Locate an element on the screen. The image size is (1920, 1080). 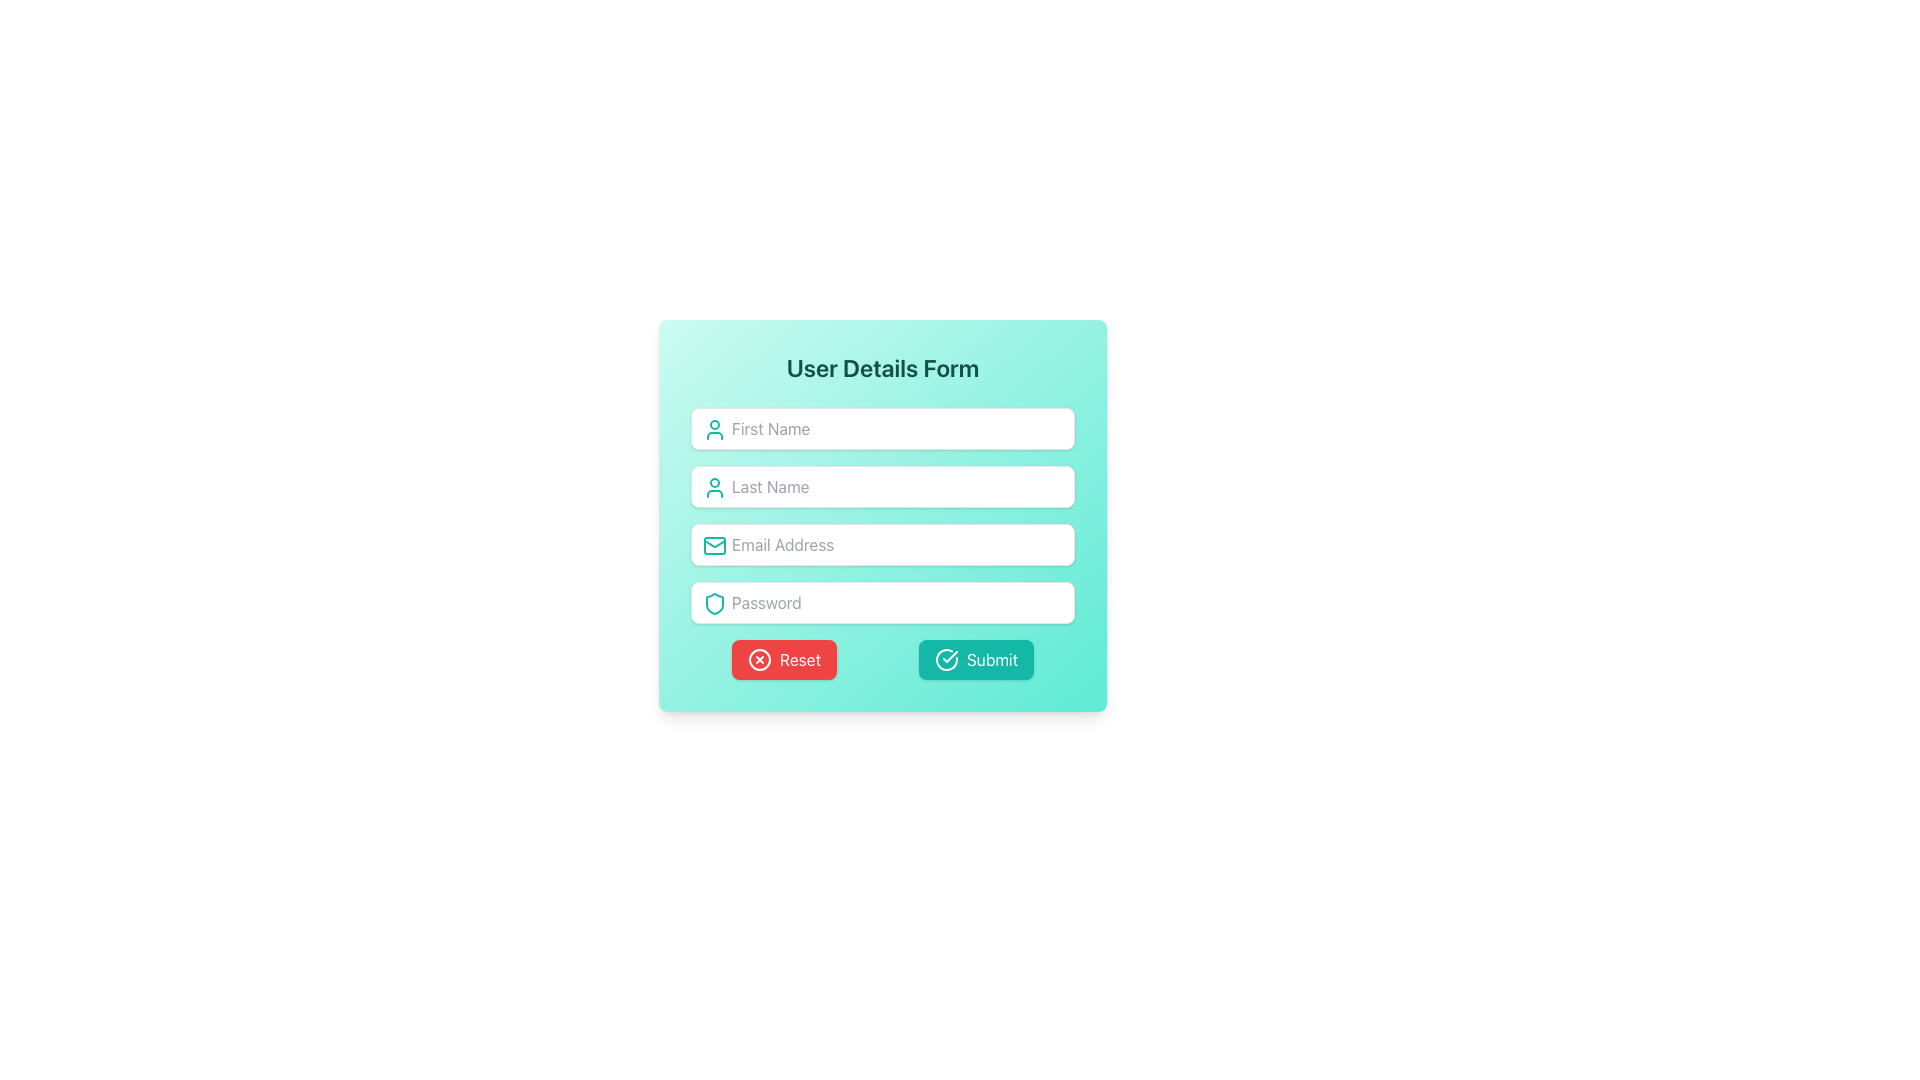
the circular graphical decoration representing the cancel or close action within the 'Reset' button located at the bottom-left corner of the form is located at coordinates (758, 659).